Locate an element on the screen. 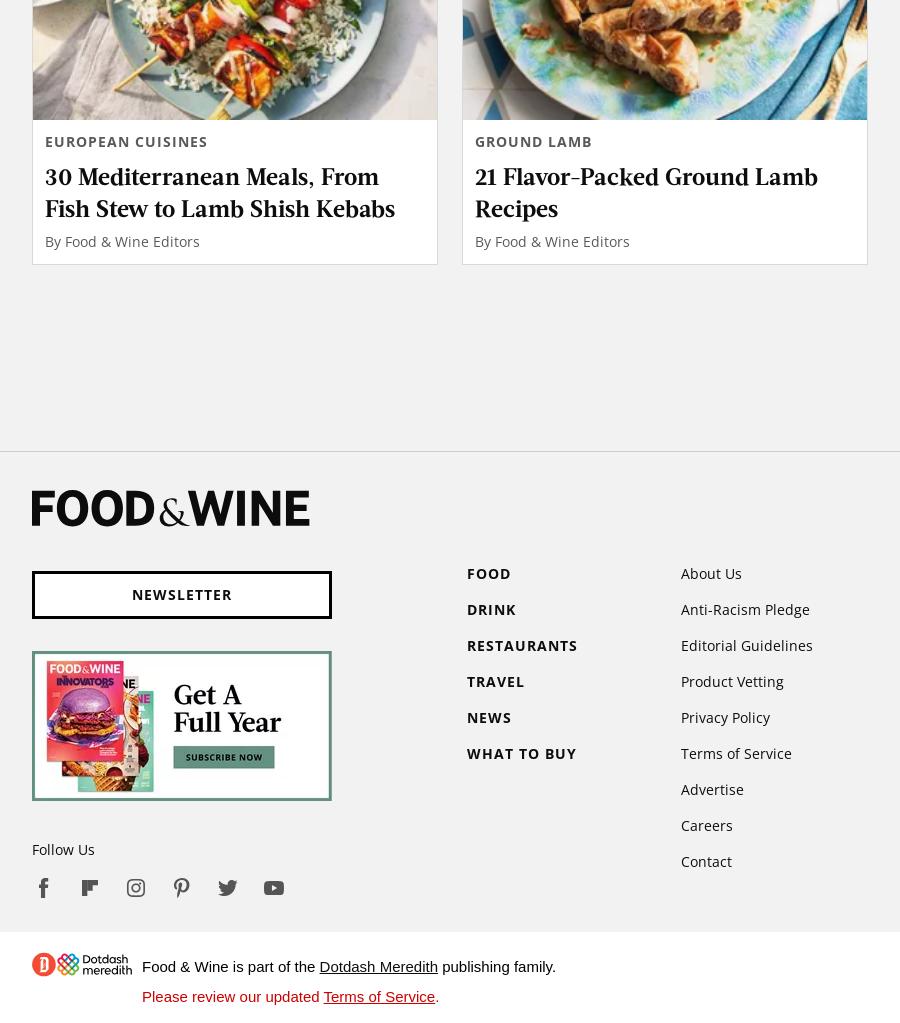 The height and width of the screenshot is (1023, 900). 'Dotdash Meredith' is located at coordinates (317, 965).